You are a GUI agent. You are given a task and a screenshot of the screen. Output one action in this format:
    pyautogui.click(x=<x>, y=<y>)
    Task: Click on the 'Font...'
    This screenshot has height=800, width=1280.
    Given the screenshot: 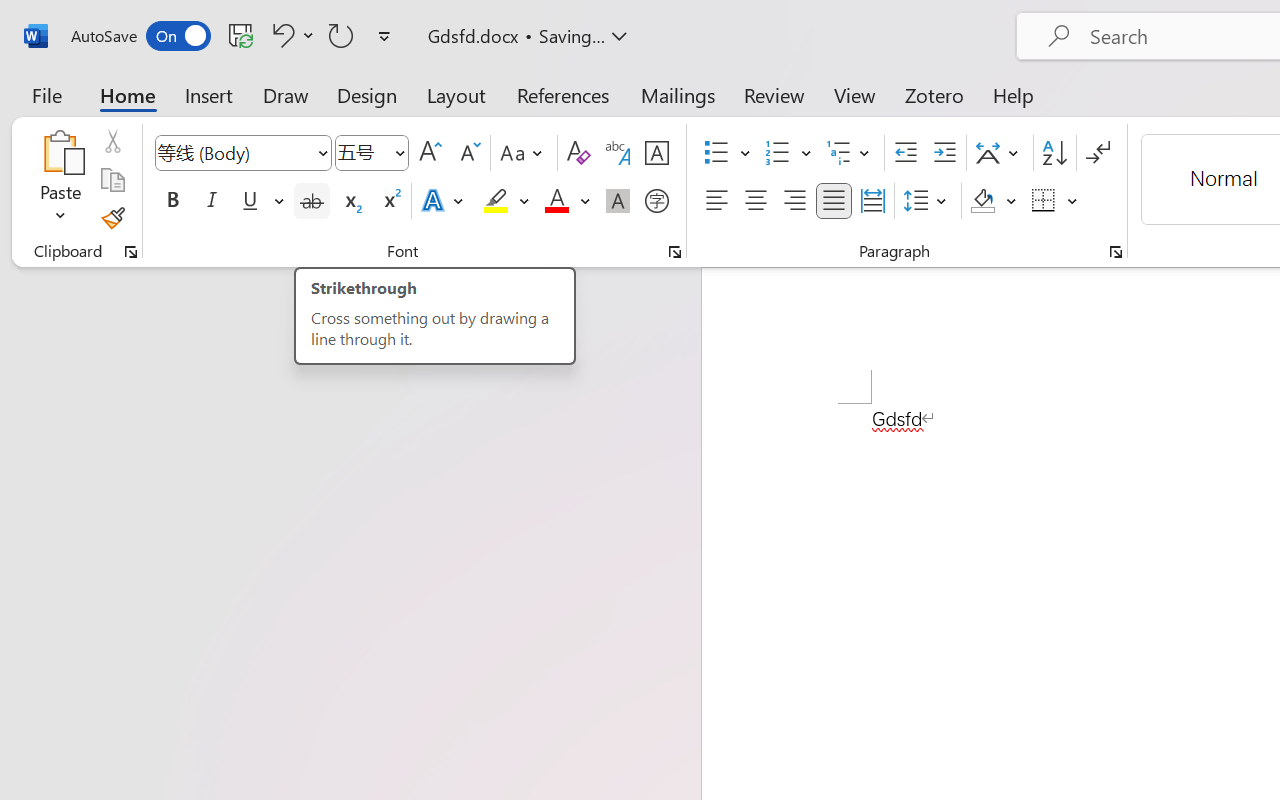 What is the action you would take?
    pyautogui.click(x=675, y=251)
    